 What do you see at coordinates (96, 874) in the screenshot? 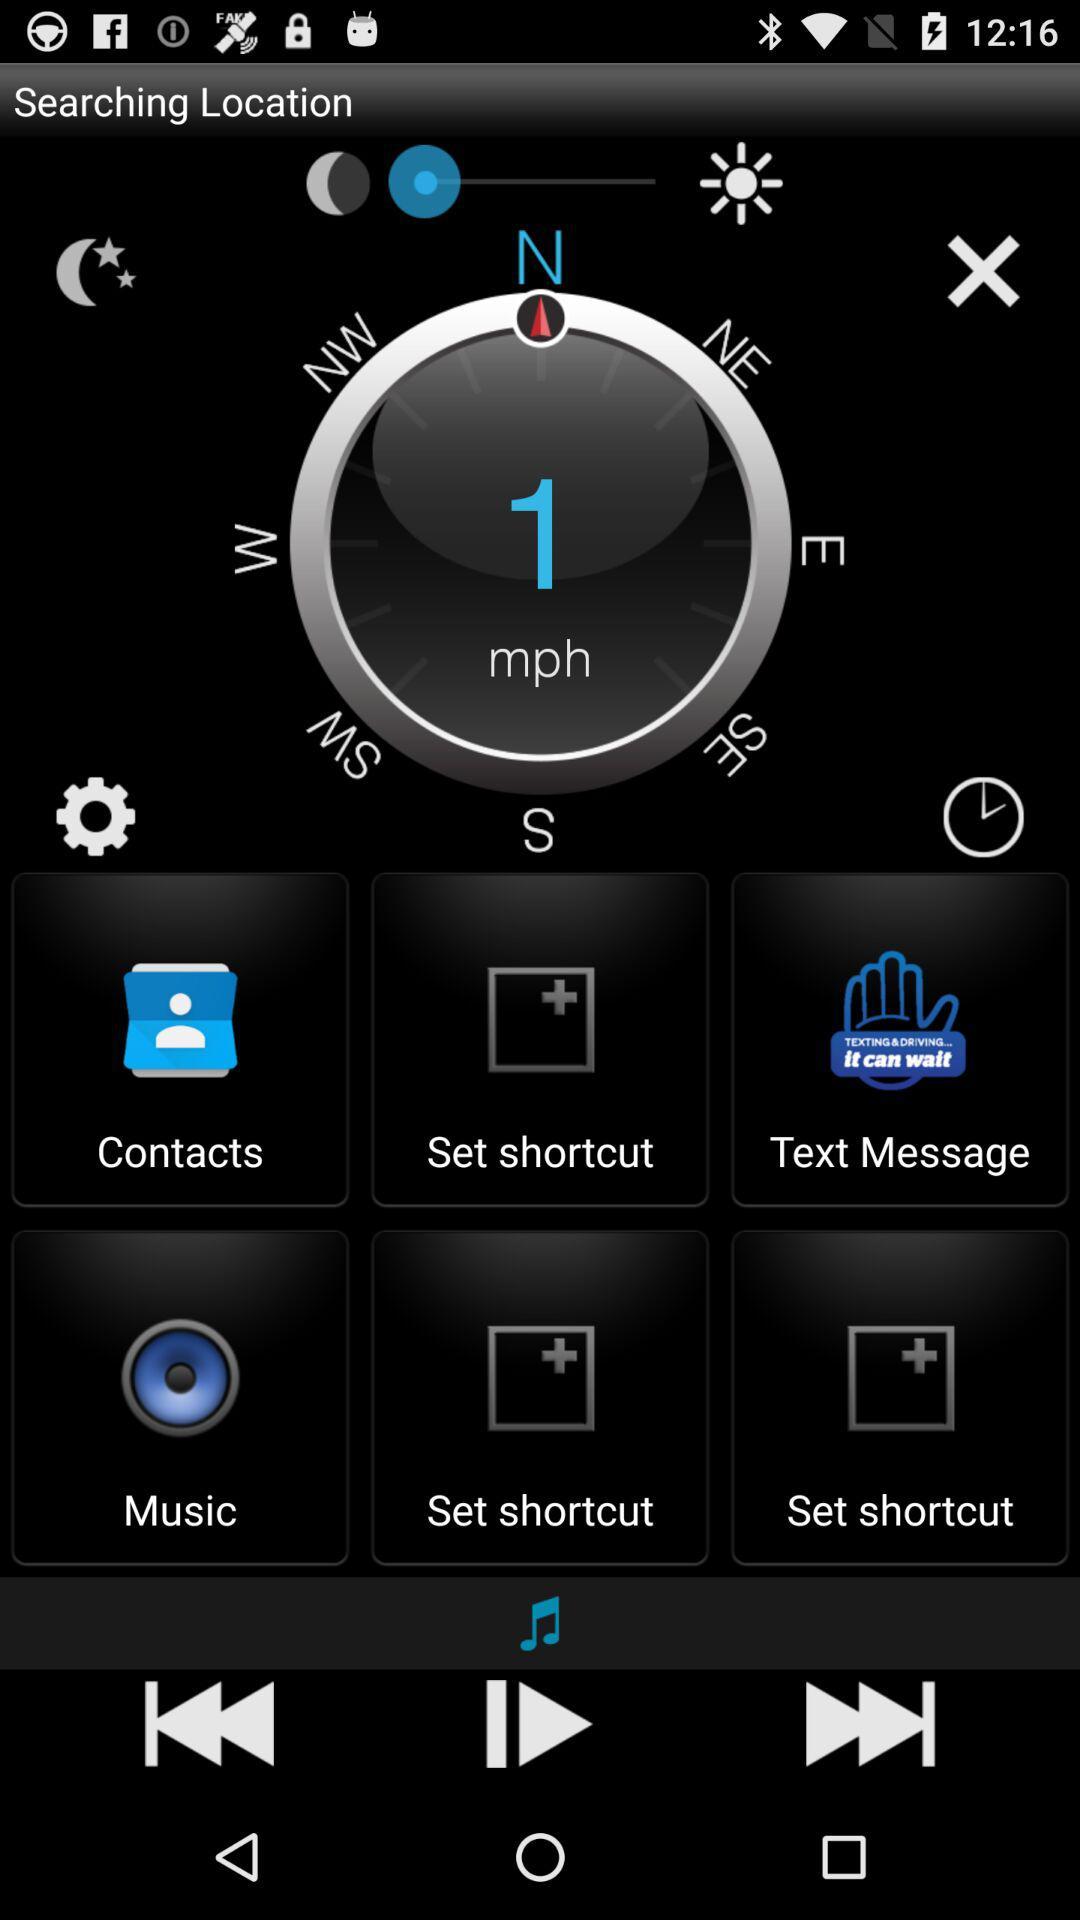
I see `the settings icon` at bounding box center [96, 874].